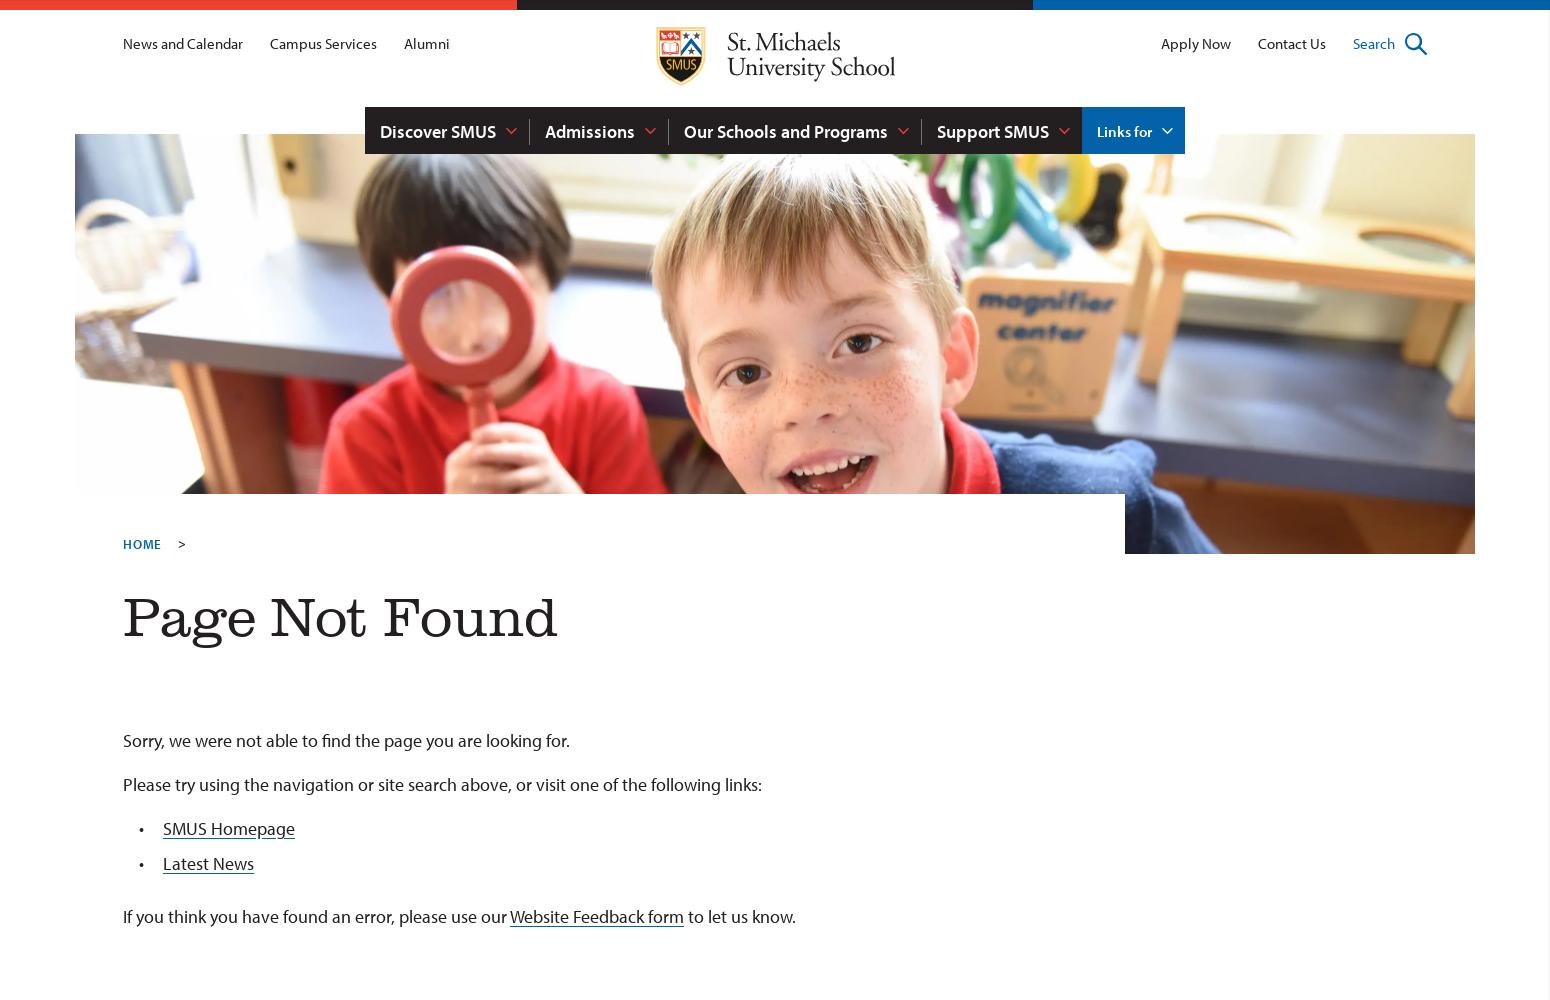 This screenshot has height=1000, width=1550. What do you see at coordinates (1195, 43) in the screenshot?
I see `'Apply Now'` at bounding box center [1195, 43].